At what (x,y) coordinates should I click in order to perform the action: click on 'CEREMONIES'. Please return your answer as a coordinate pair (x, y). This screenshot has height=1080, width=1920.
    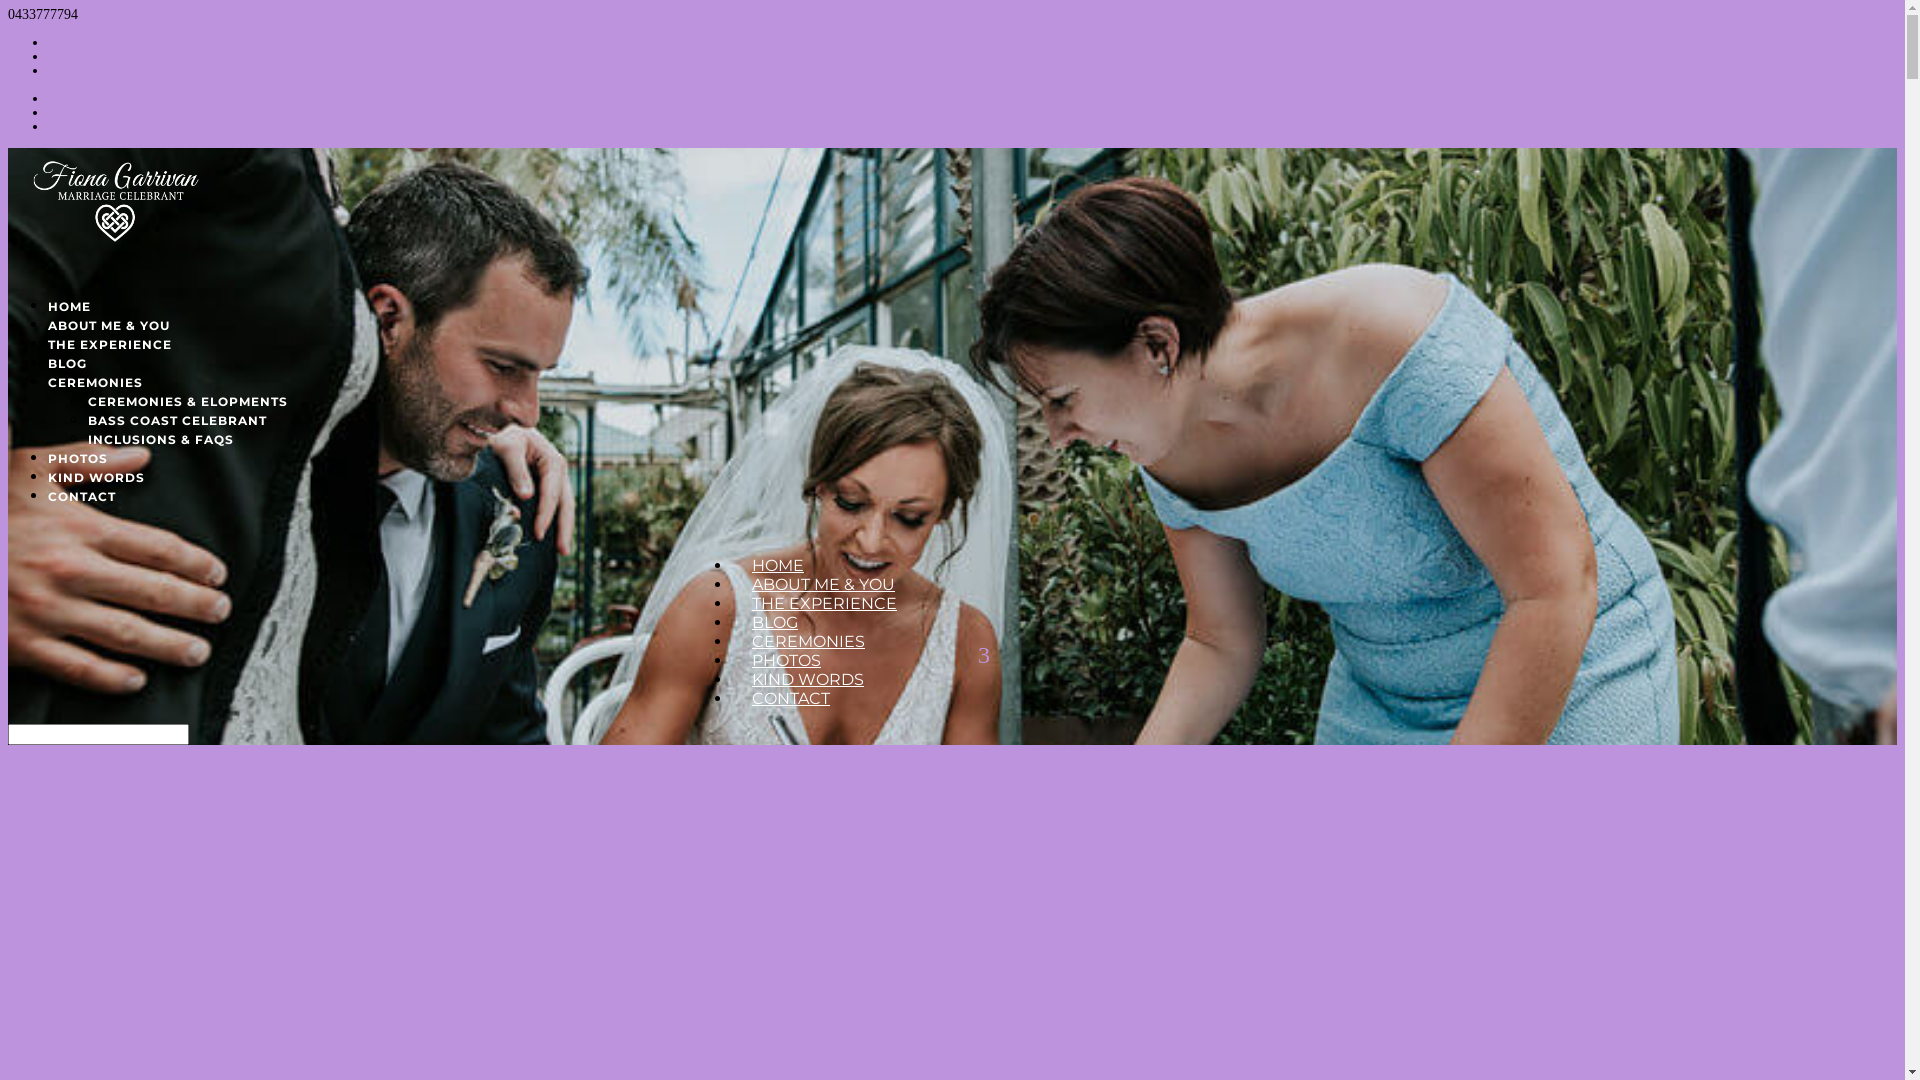
    Looking at the image, I should click on (808, 641).